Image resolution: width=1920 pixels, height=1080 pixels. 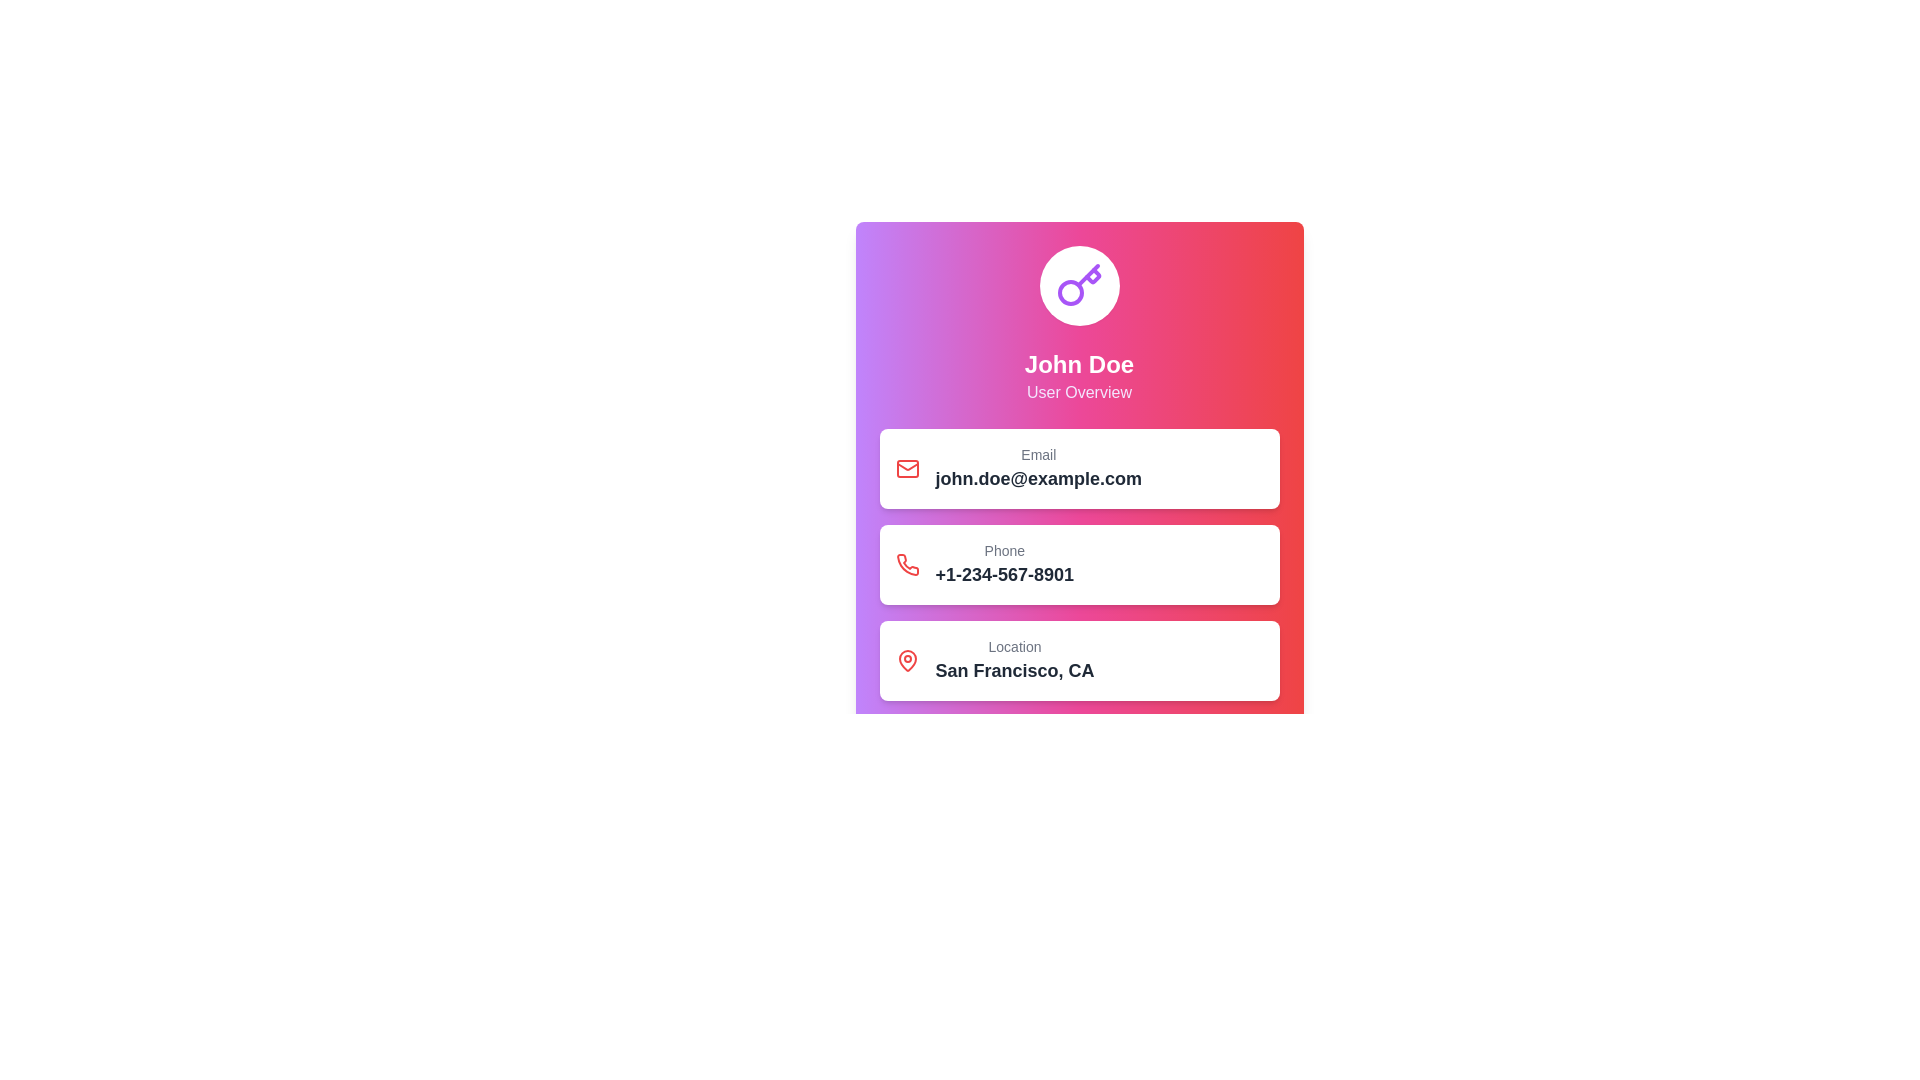 I want to click on text from the Header section that identifies the user by name and provides the descriptor 'User Overview.', so click(x=1078, y=324).